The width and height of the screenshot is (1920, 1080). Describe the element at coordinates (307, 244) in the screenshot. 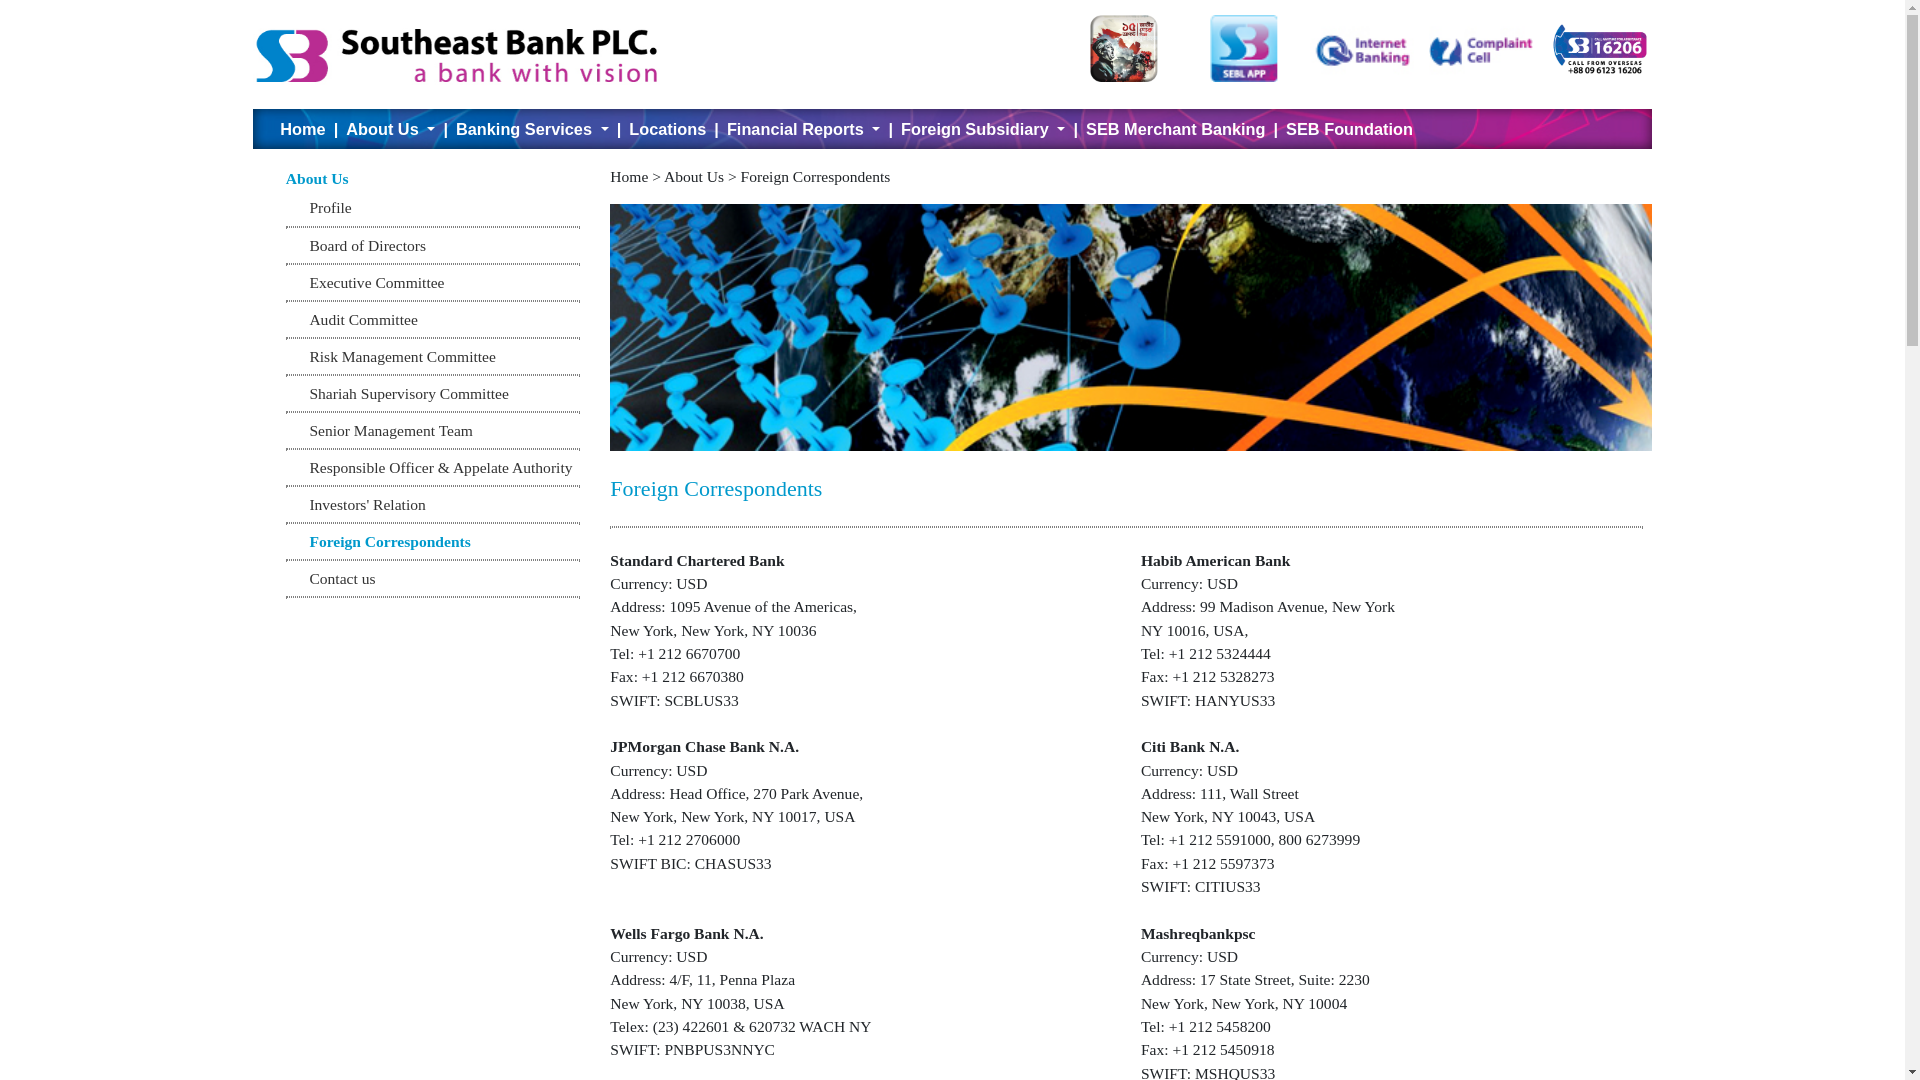

I see `'Board of Directors'` at that location.